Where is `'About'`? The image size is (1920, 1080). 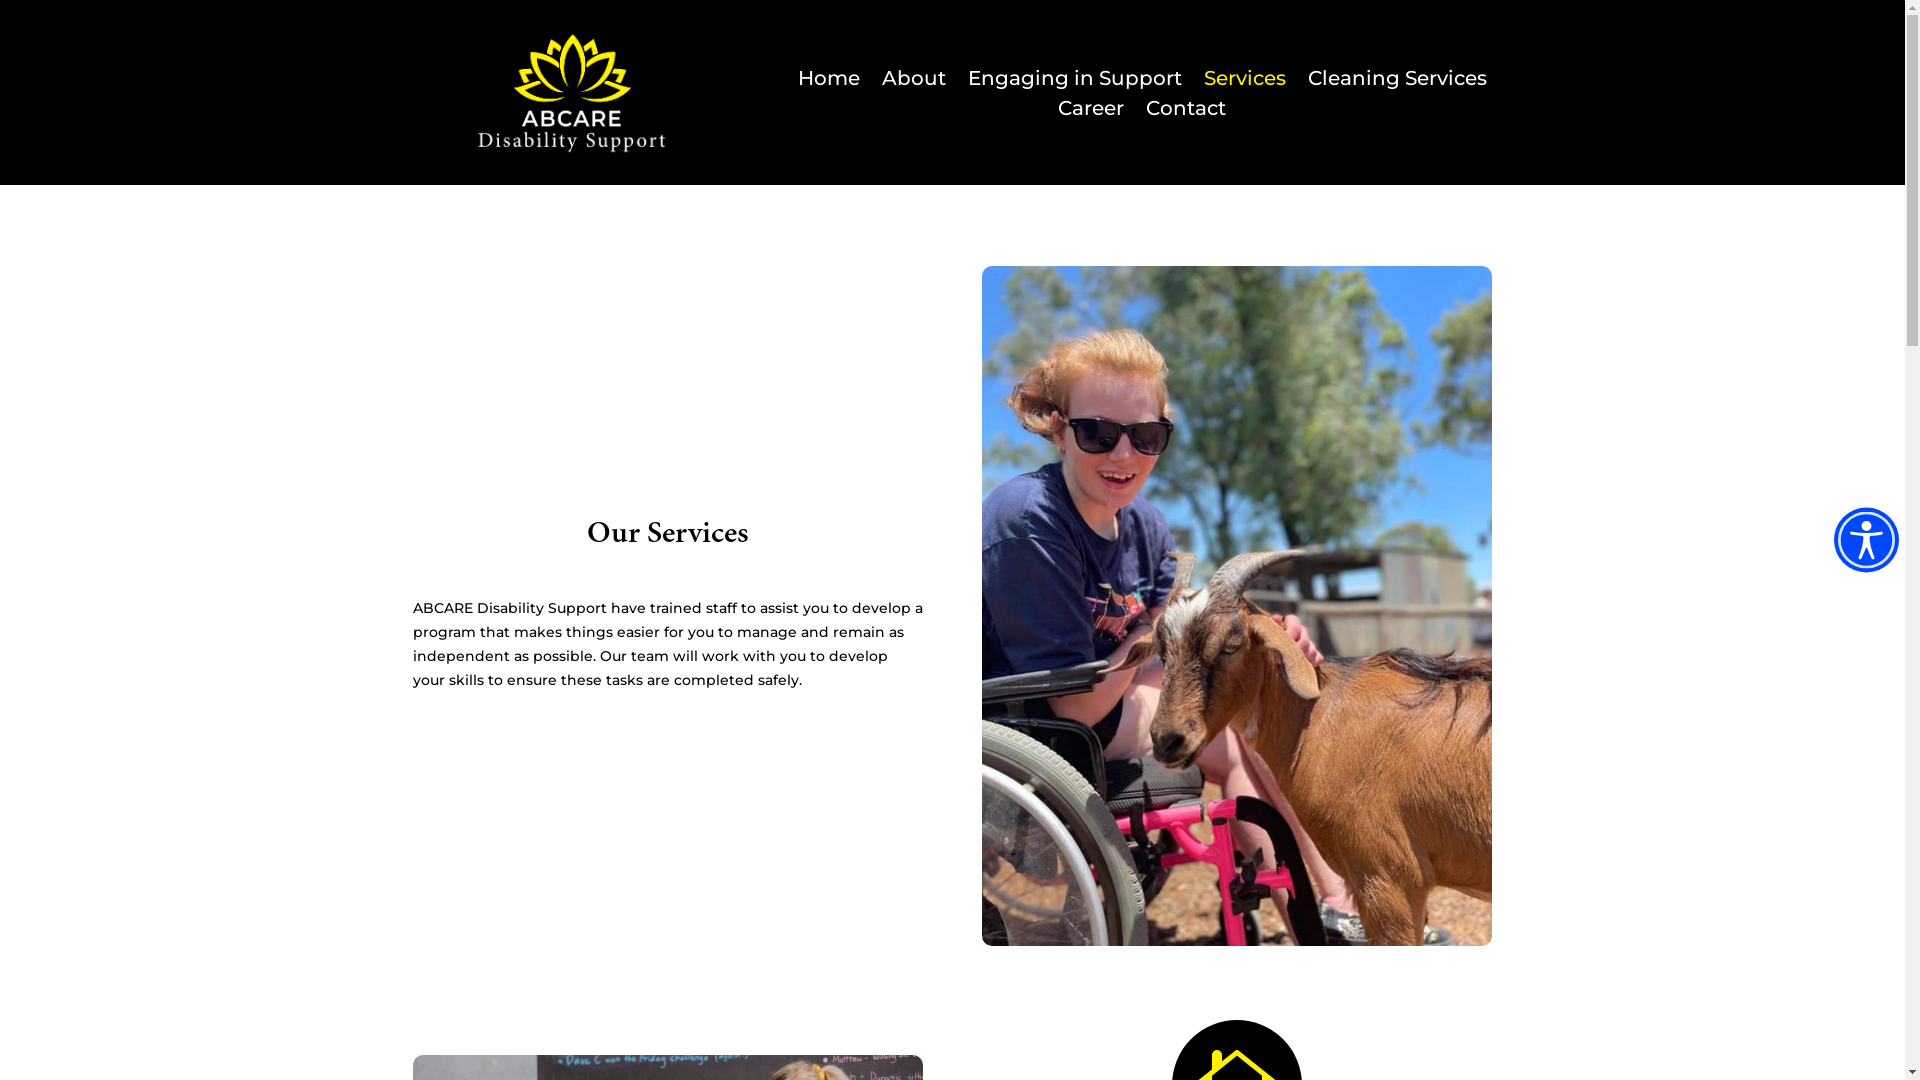 'About' is located at coordinates (912, 80).